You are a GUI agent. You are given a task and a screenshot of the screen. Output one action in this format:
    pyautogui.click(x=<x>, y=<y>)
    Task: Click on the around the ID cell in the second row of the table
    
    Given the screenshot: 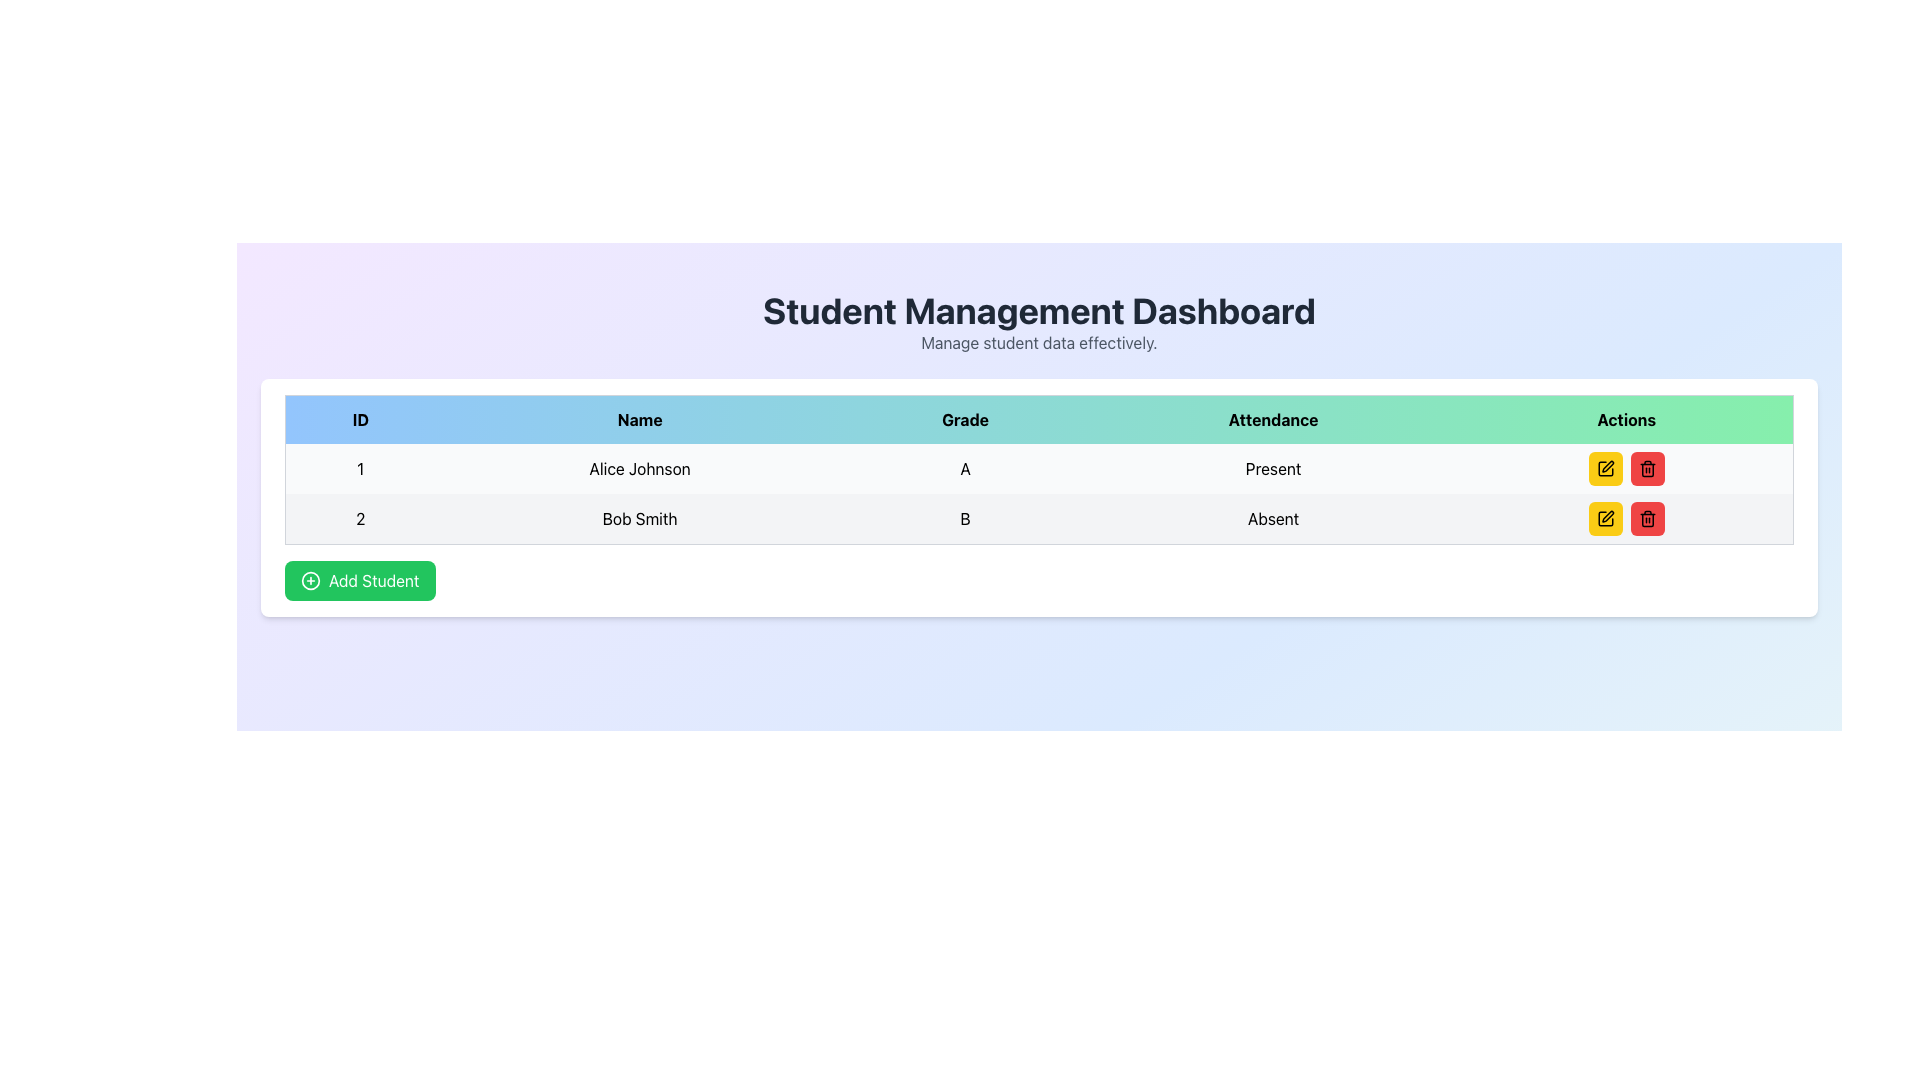 What is the action you would take?
    pyautogui.click(x=360, y=518)
    